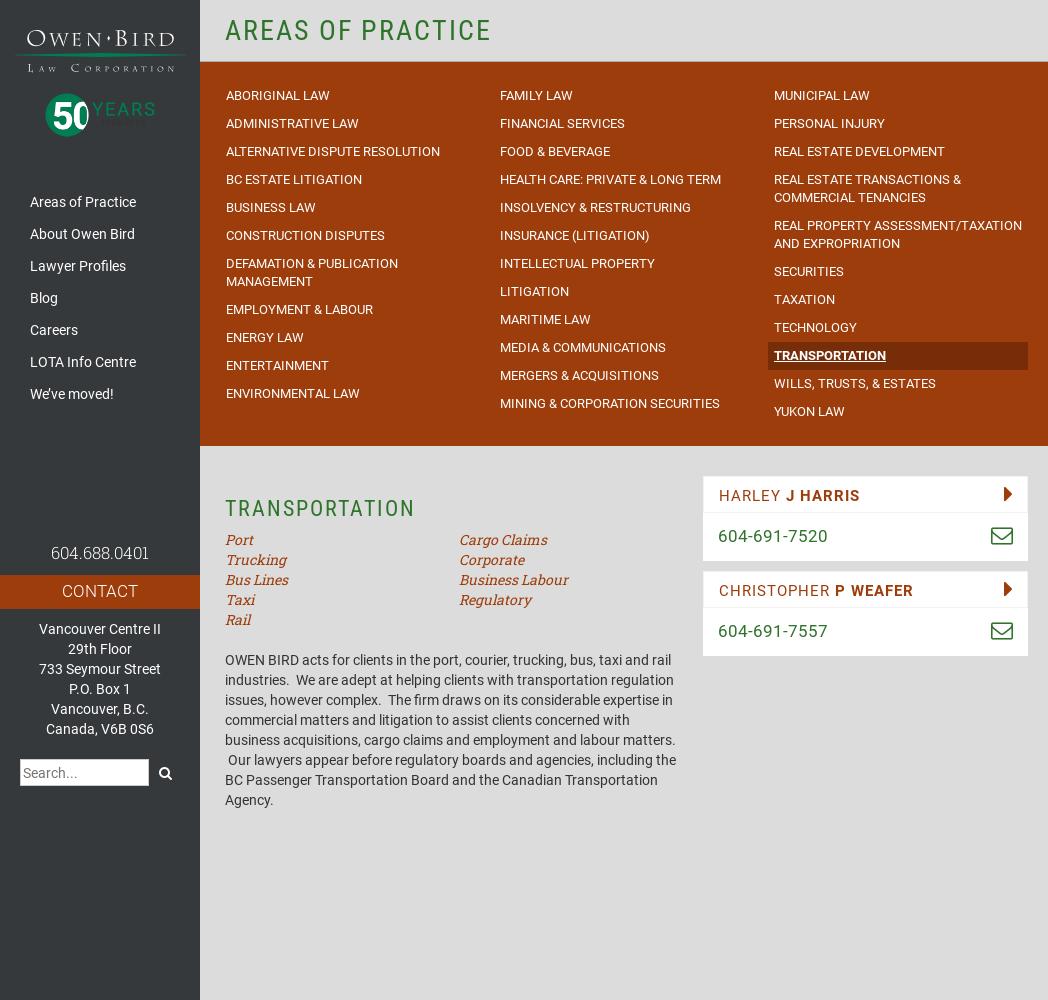 Image resolution: width=1048 pixels, height=1000 pixels. Describe the element at coordinates (814, 325) in the screenshot. I see `'Technology'` at that location.